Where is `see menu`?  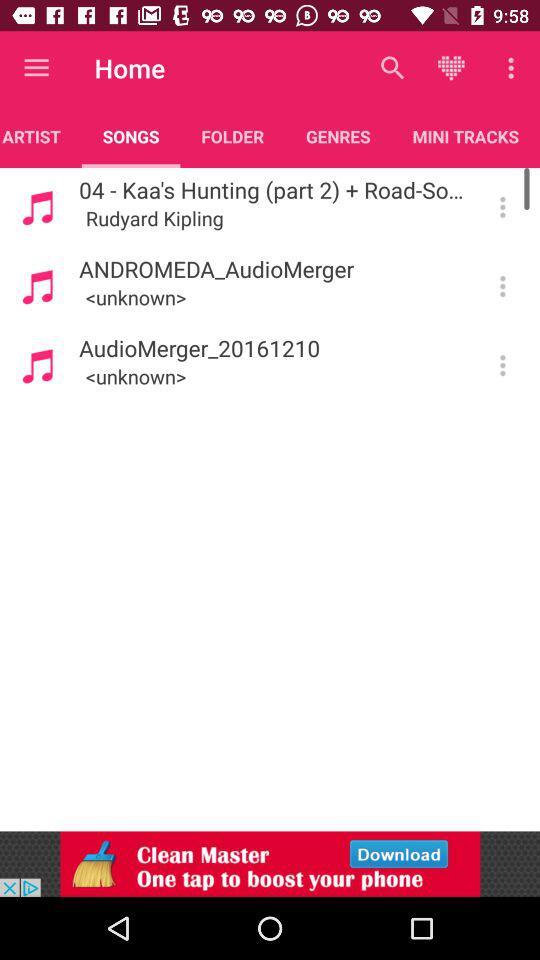 see menu is located at coordinates (501, 207).